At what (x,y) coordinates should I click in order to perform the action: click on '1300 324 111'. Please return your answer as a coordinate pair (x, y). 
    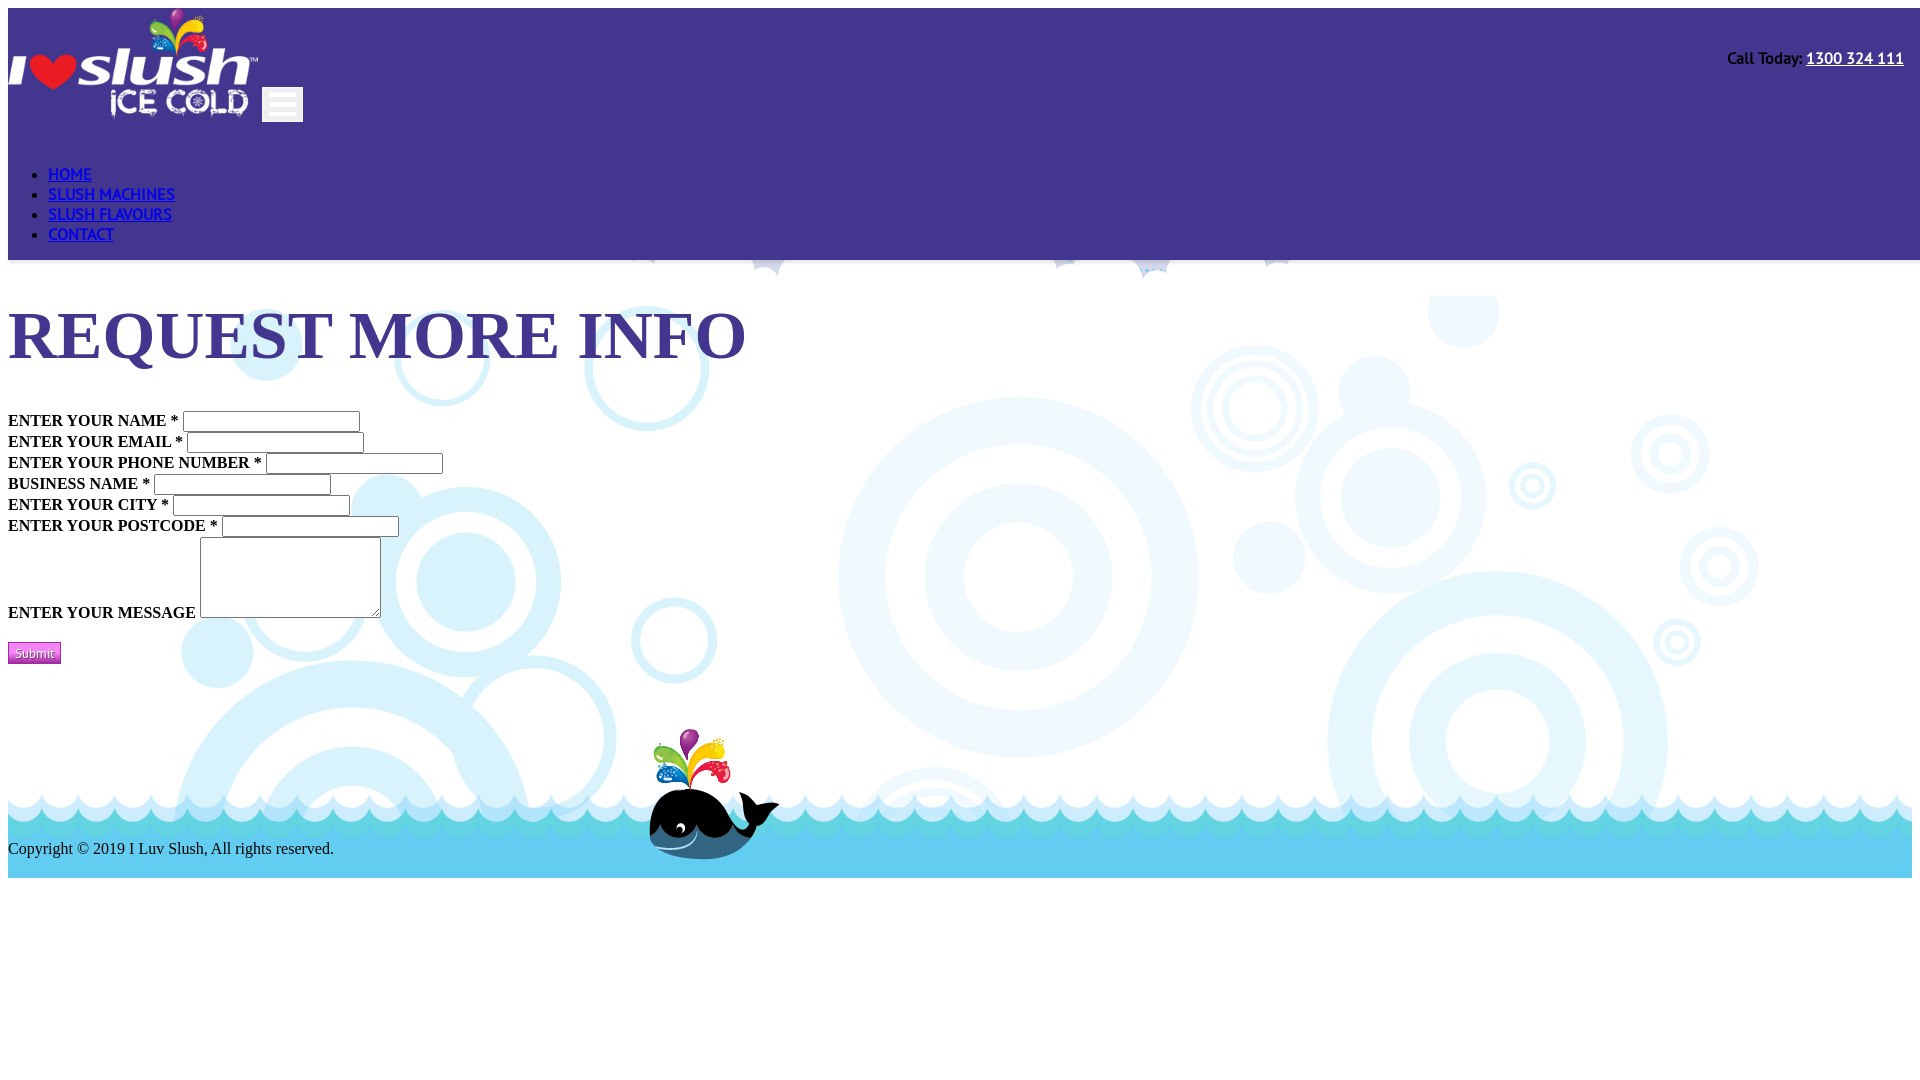
    Looking at the image, I should click on (1853, 56).